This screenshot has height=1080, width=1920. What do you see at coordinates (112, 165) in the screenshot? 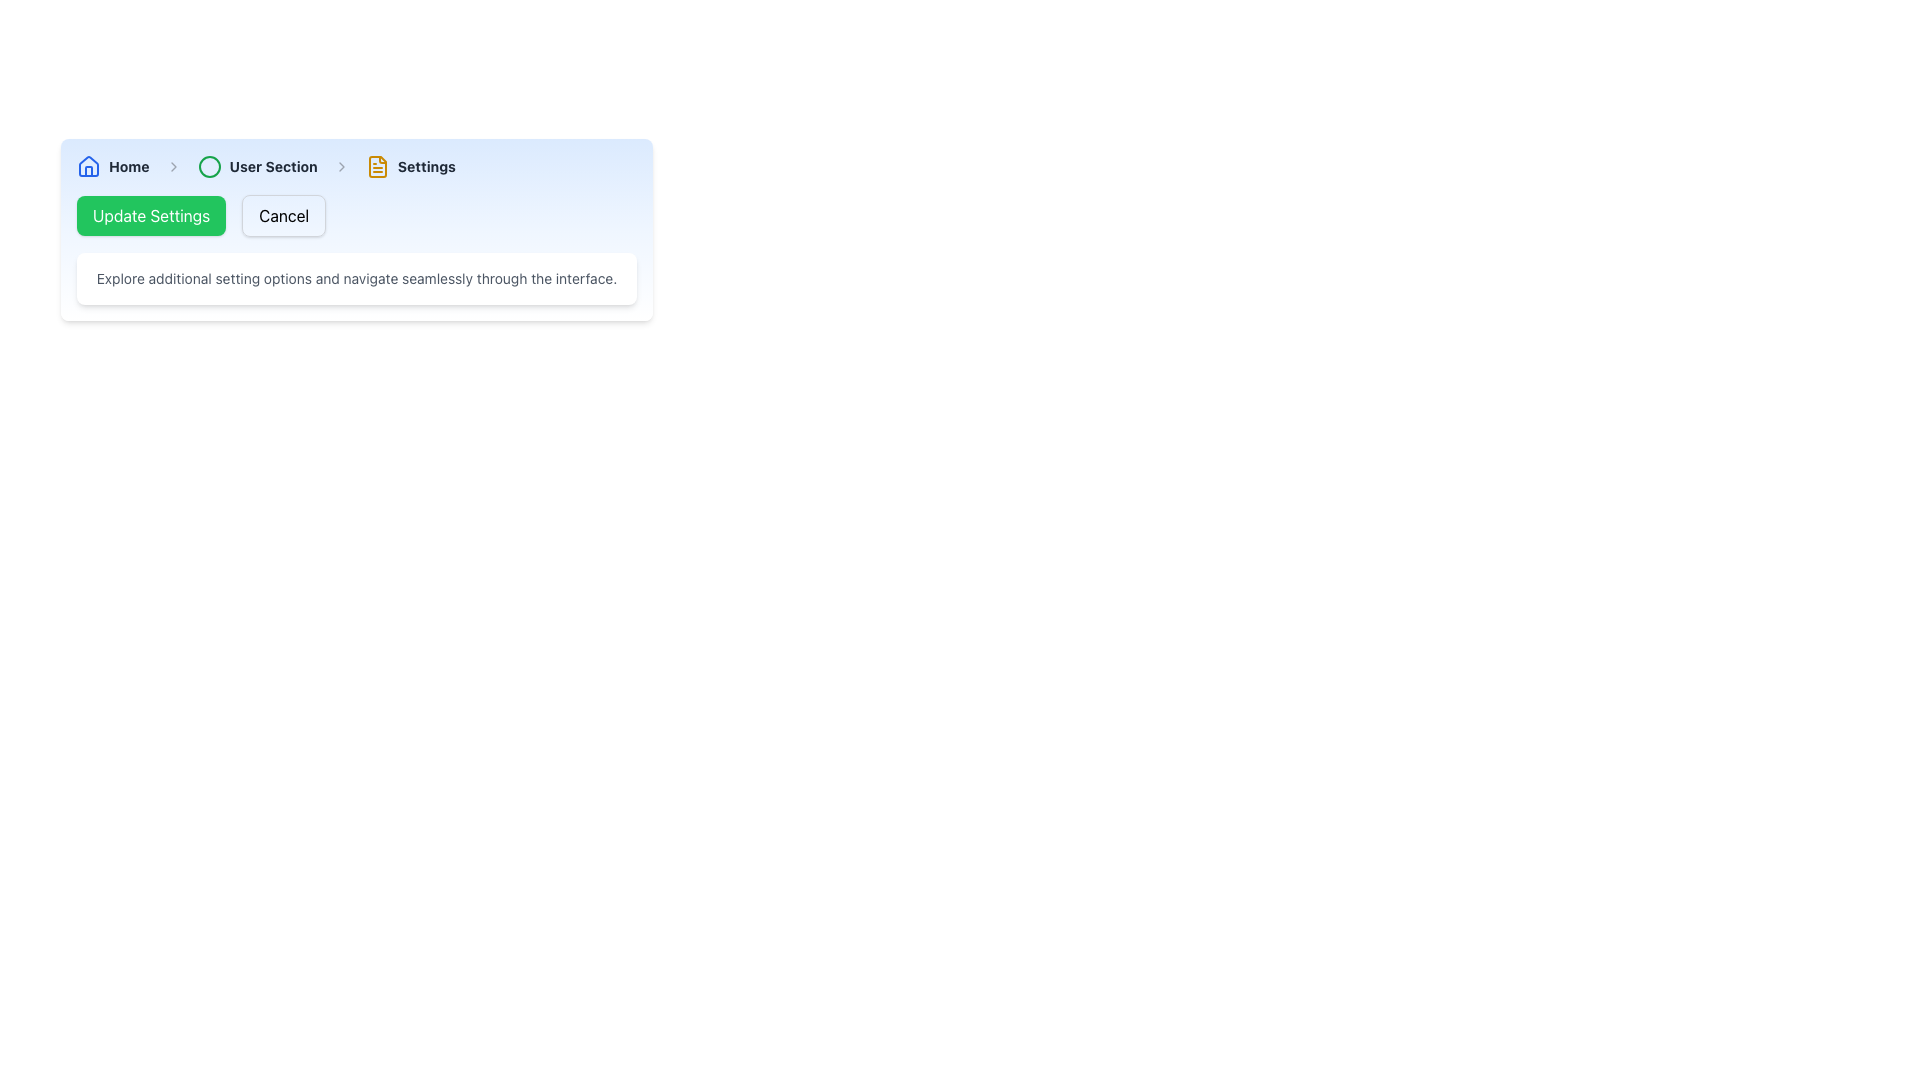
I see `the 'Home' breadcrumb navigation item` at bounding box center [112, 165].